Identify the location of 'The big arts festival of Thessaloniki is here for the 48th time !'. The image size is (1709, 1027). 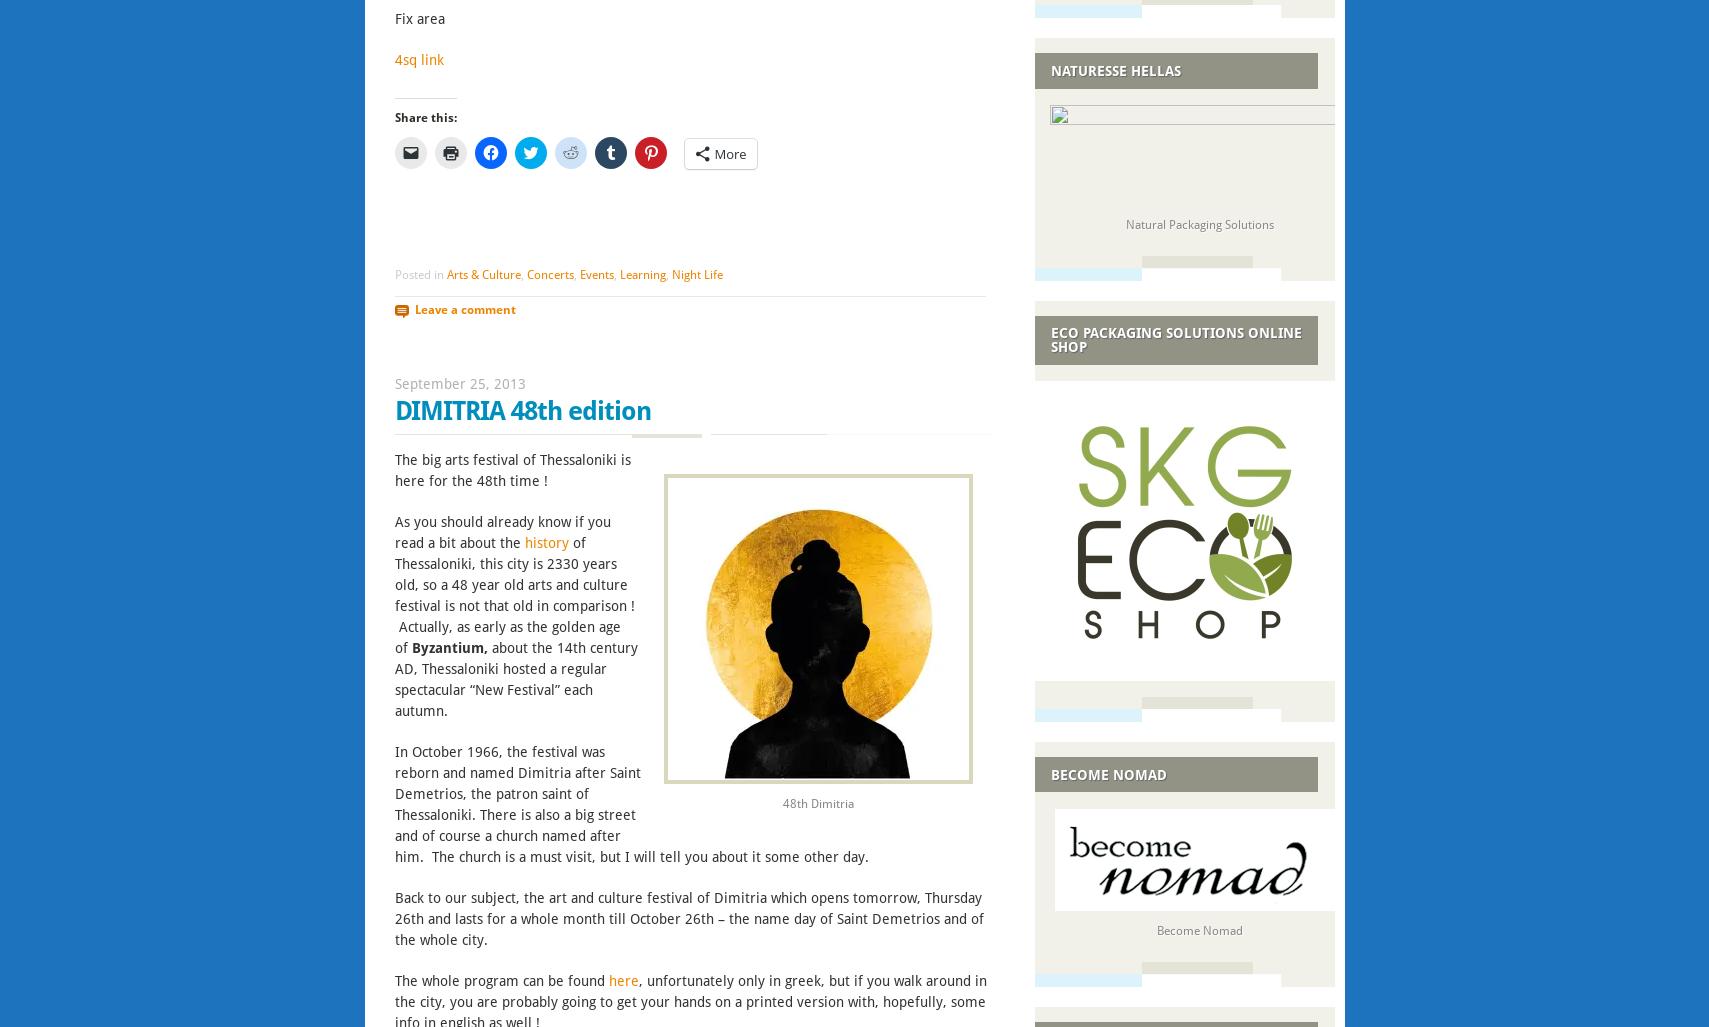
(511, 469).